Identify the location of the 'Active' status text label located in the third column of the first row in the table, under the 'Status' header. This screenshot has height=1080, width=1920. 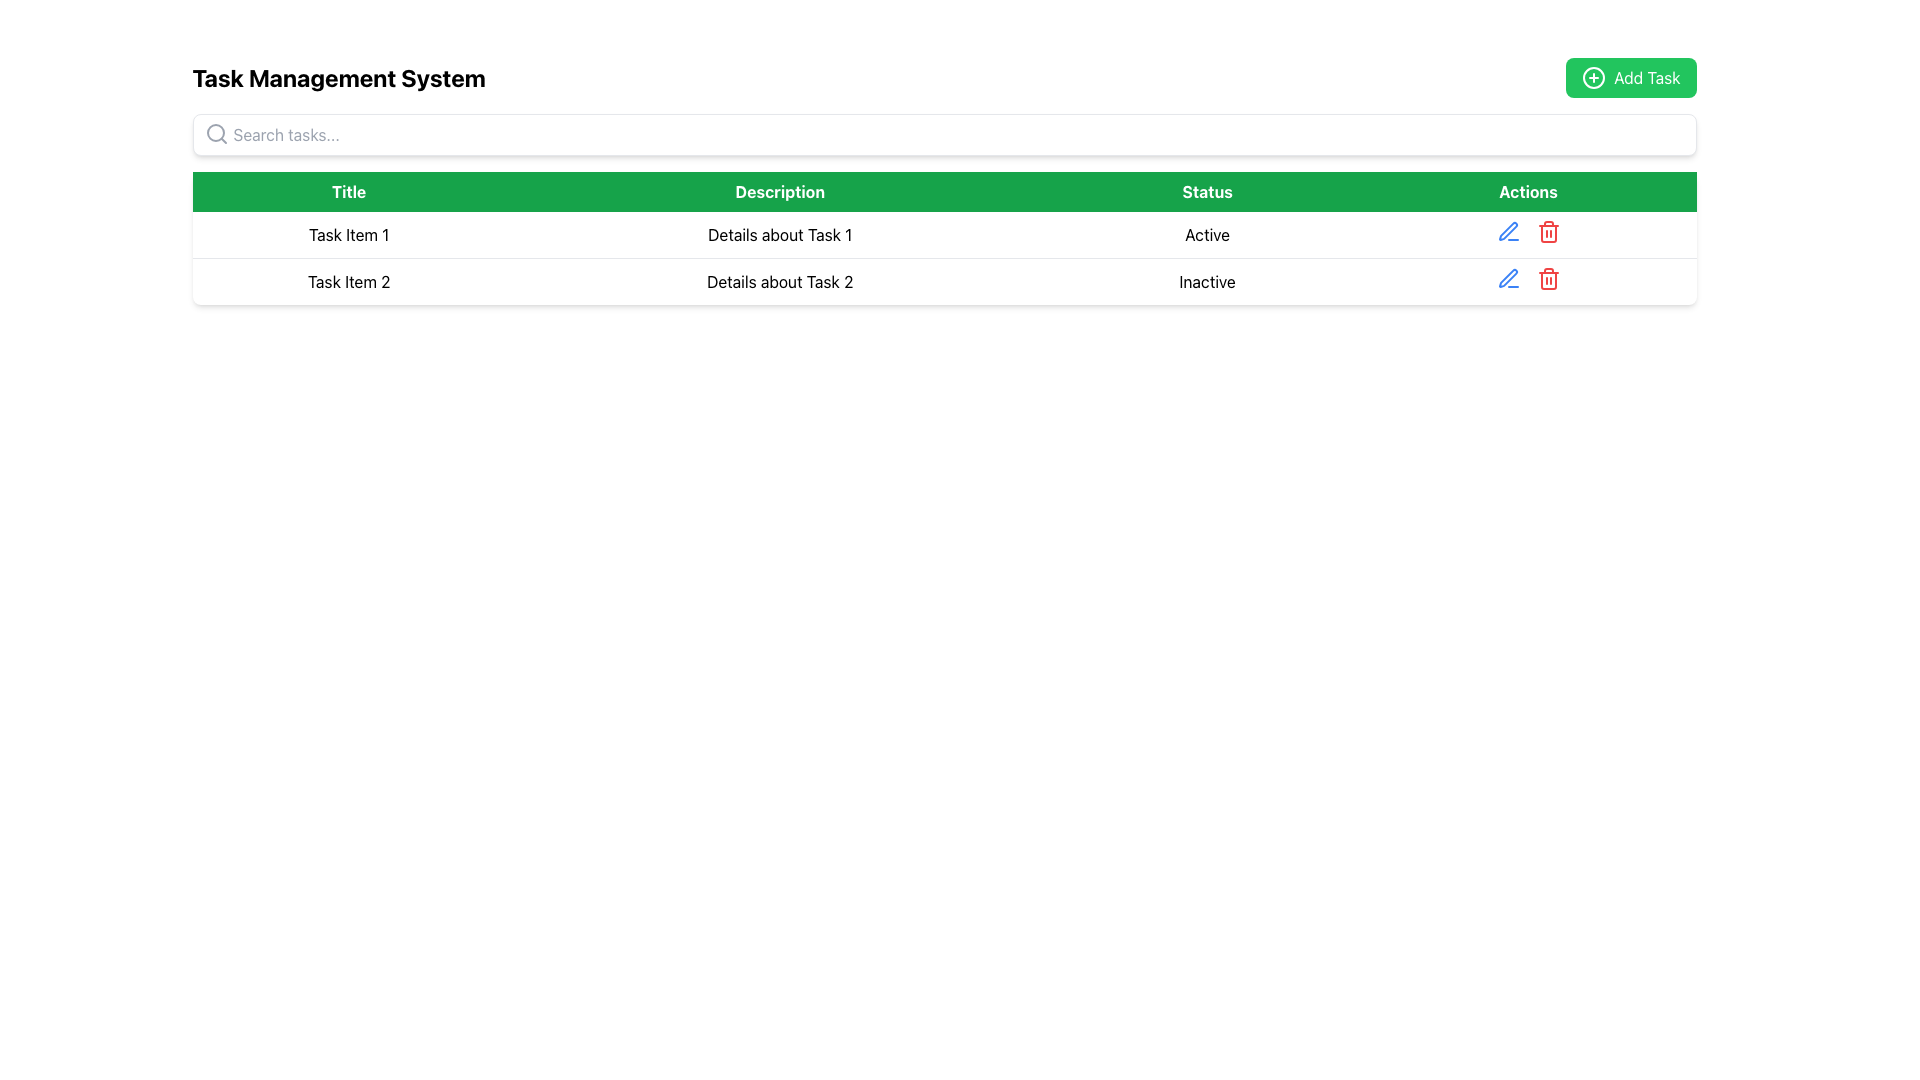
(1206, 234).